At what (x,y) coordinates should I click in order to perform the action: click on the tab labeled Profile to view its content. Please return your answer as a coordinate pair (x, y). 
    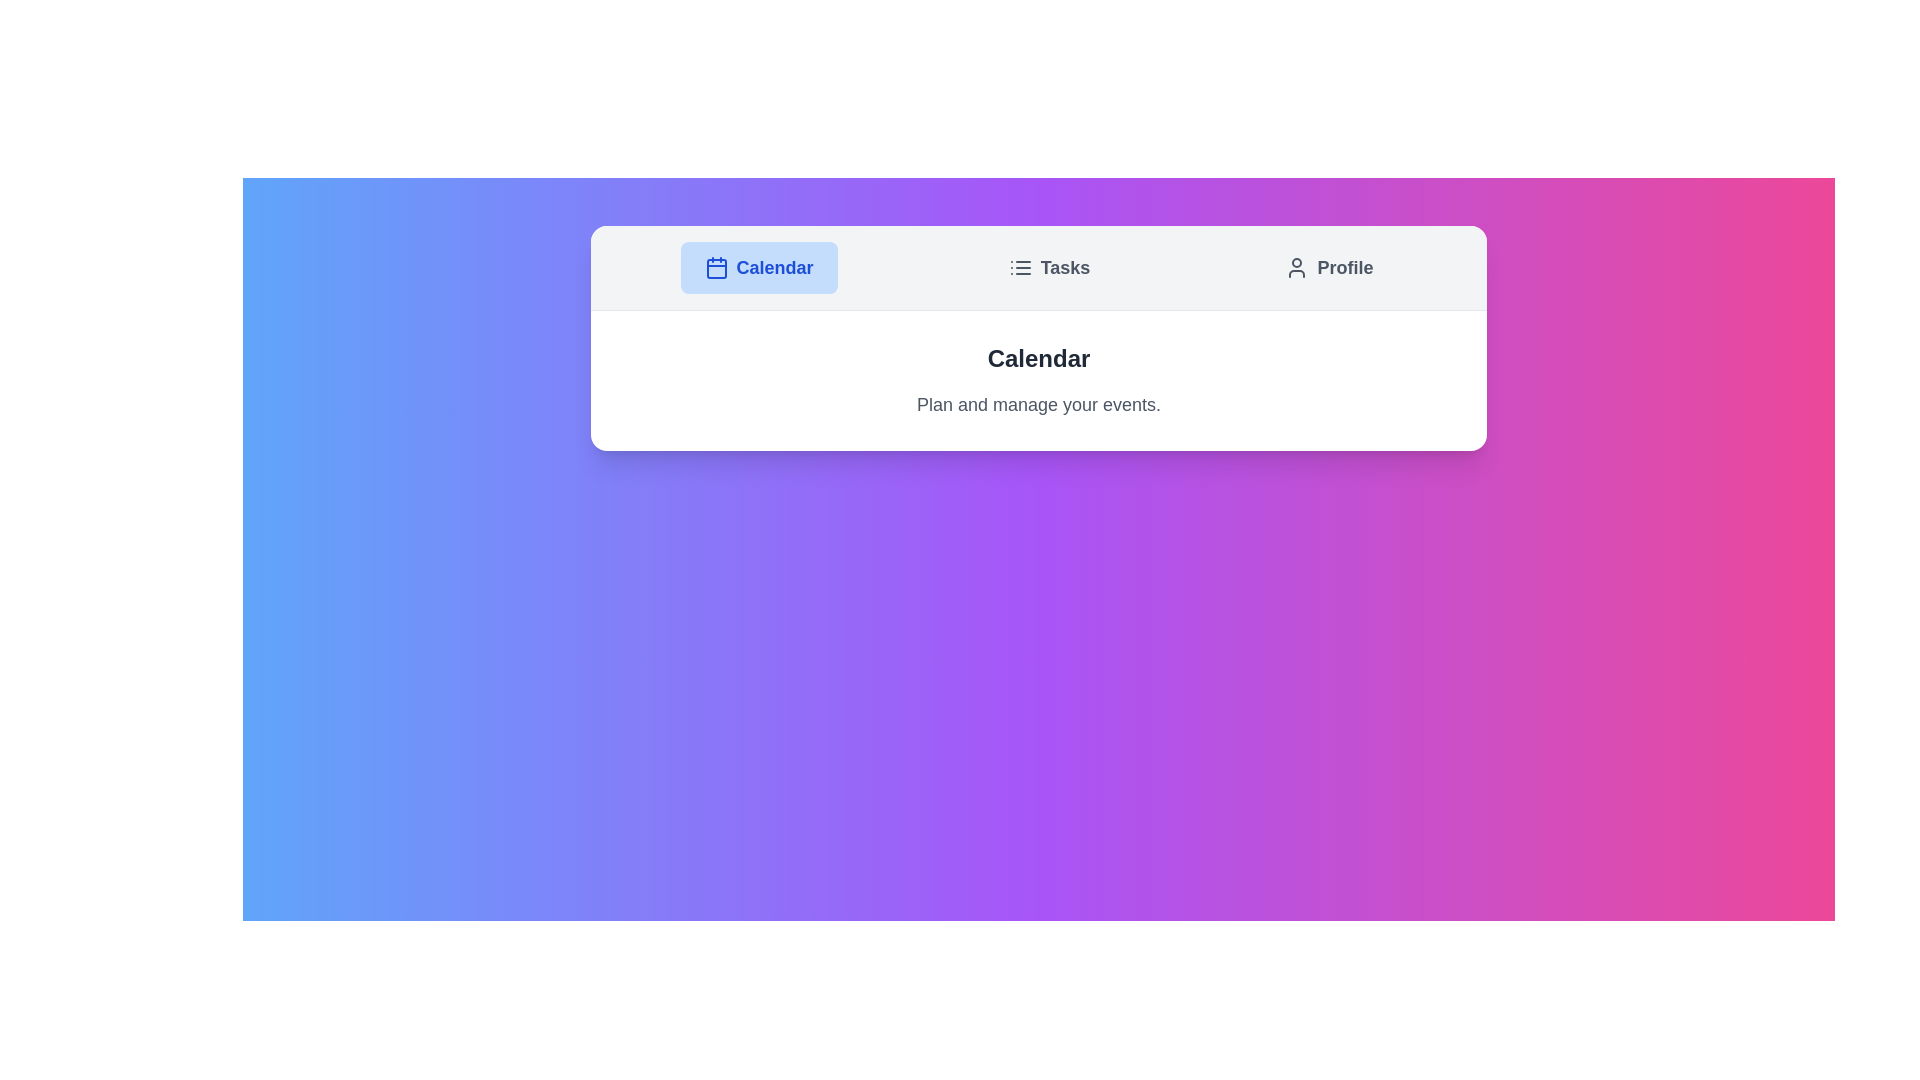
    Looking at the image, I should click on (1329, 266).